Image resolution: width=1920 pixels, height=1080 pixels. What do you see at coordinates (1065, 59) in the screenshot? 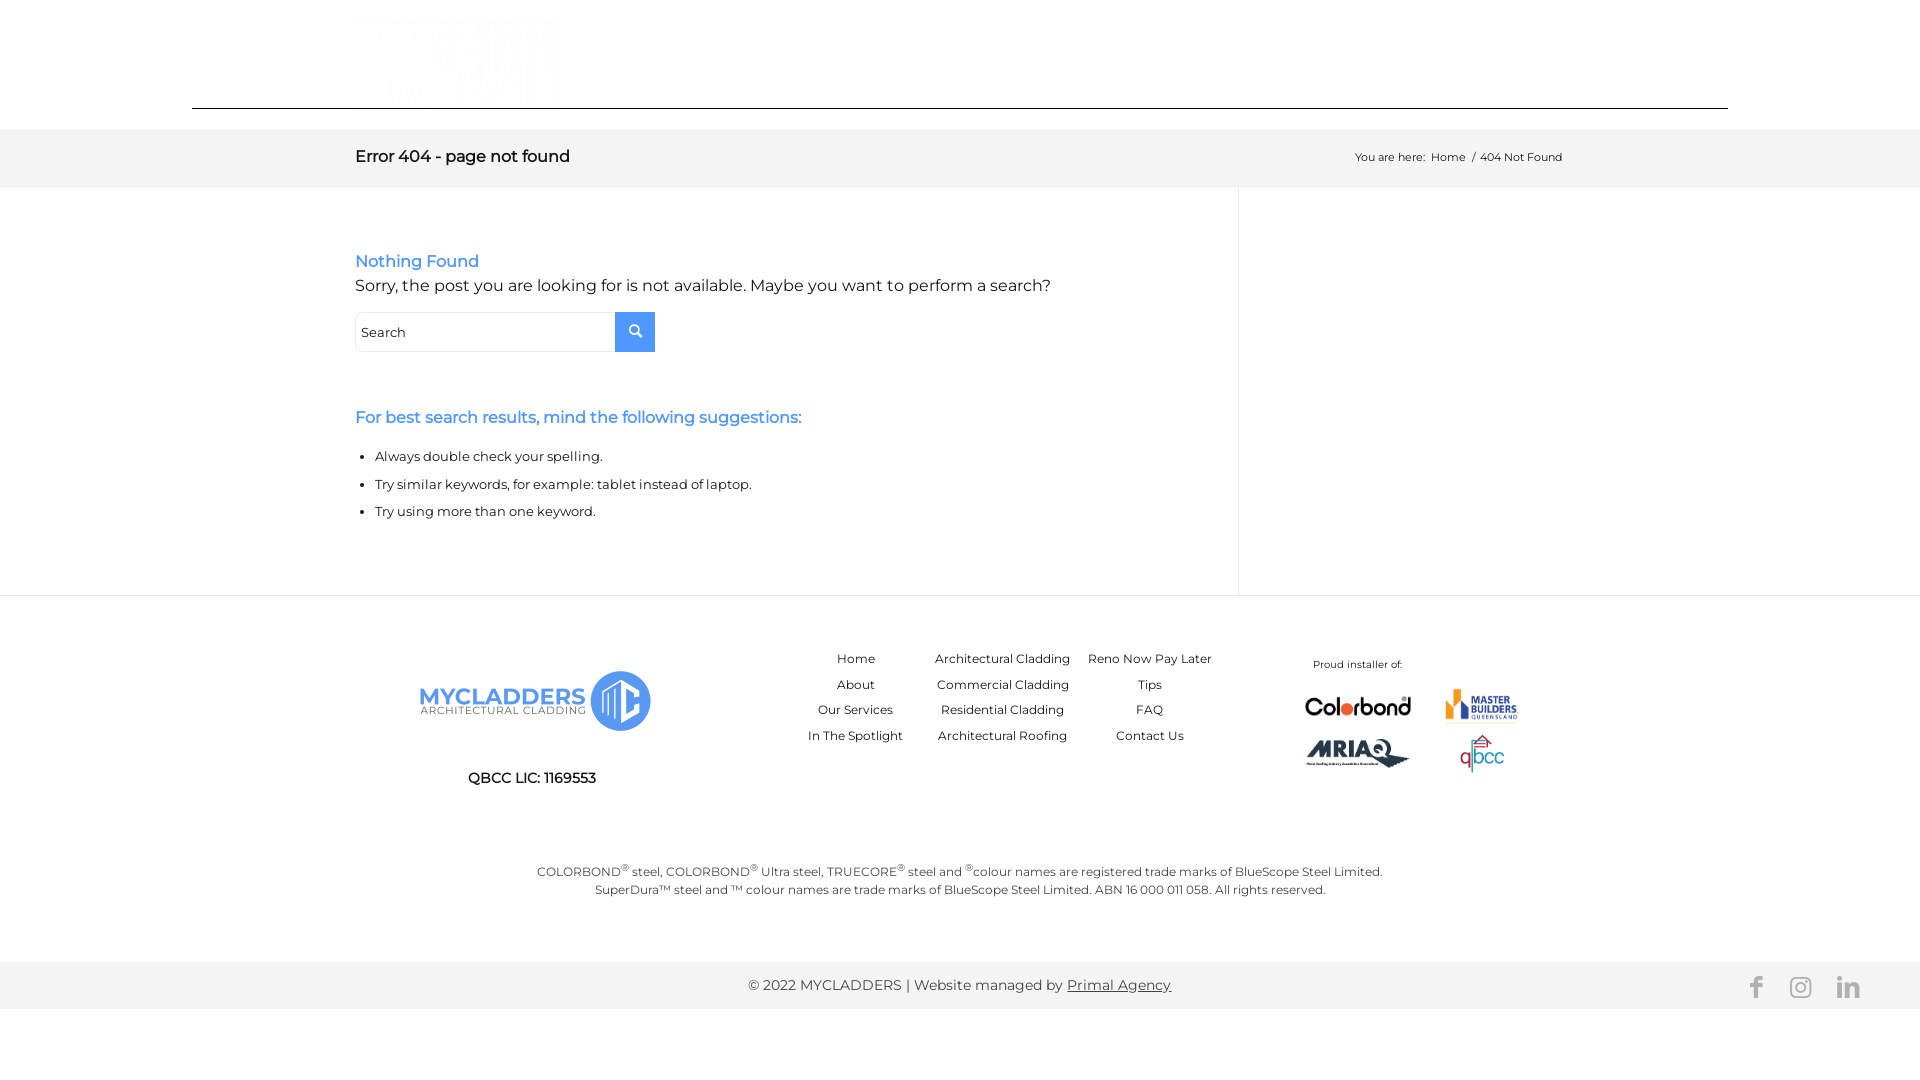
I see `'Home'` at bounding box center [1065, 59].